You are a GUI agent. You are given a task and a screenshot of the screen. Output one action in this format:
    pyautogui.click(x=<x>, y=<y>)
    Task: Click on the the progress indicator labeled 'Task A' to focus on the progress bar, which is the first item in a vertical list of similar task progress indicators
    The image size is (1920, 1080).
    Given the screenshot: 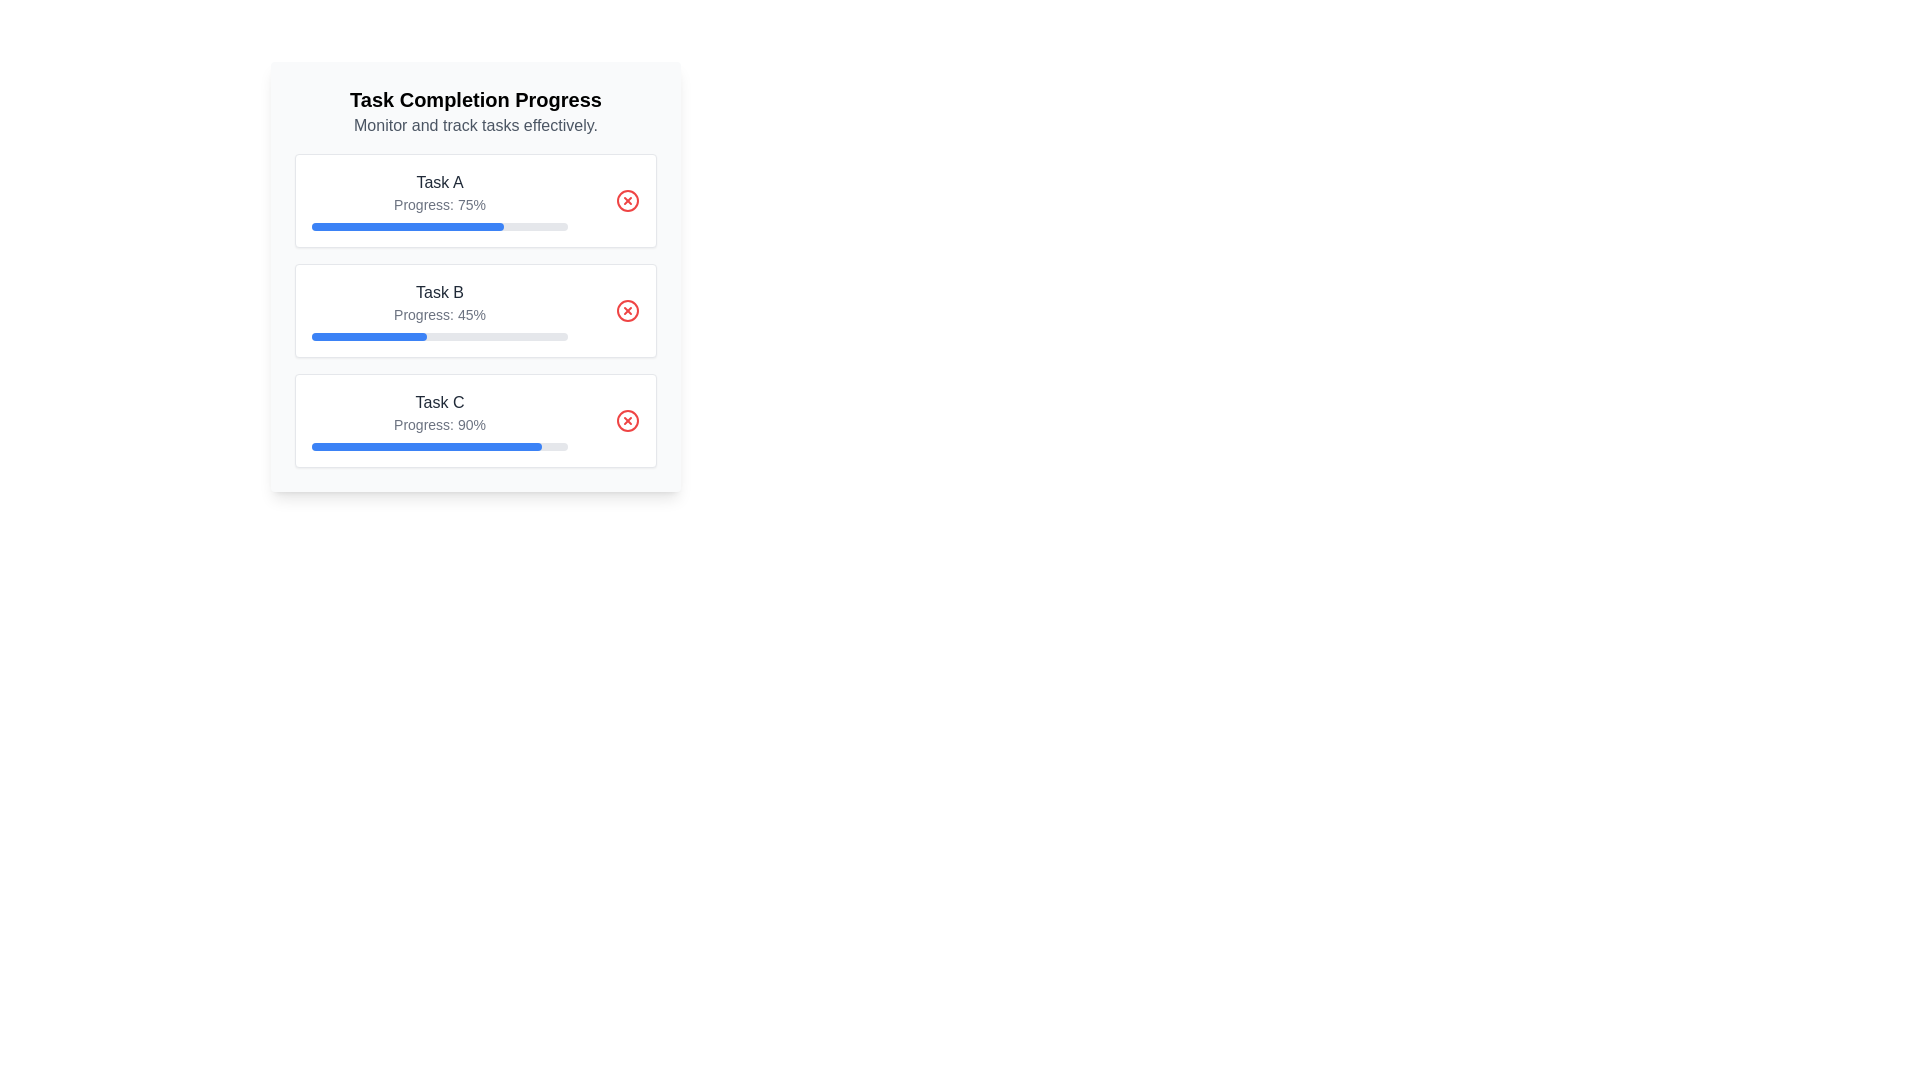 What is the action you would take?
    pyautogui.click(x=439, y=200)
    